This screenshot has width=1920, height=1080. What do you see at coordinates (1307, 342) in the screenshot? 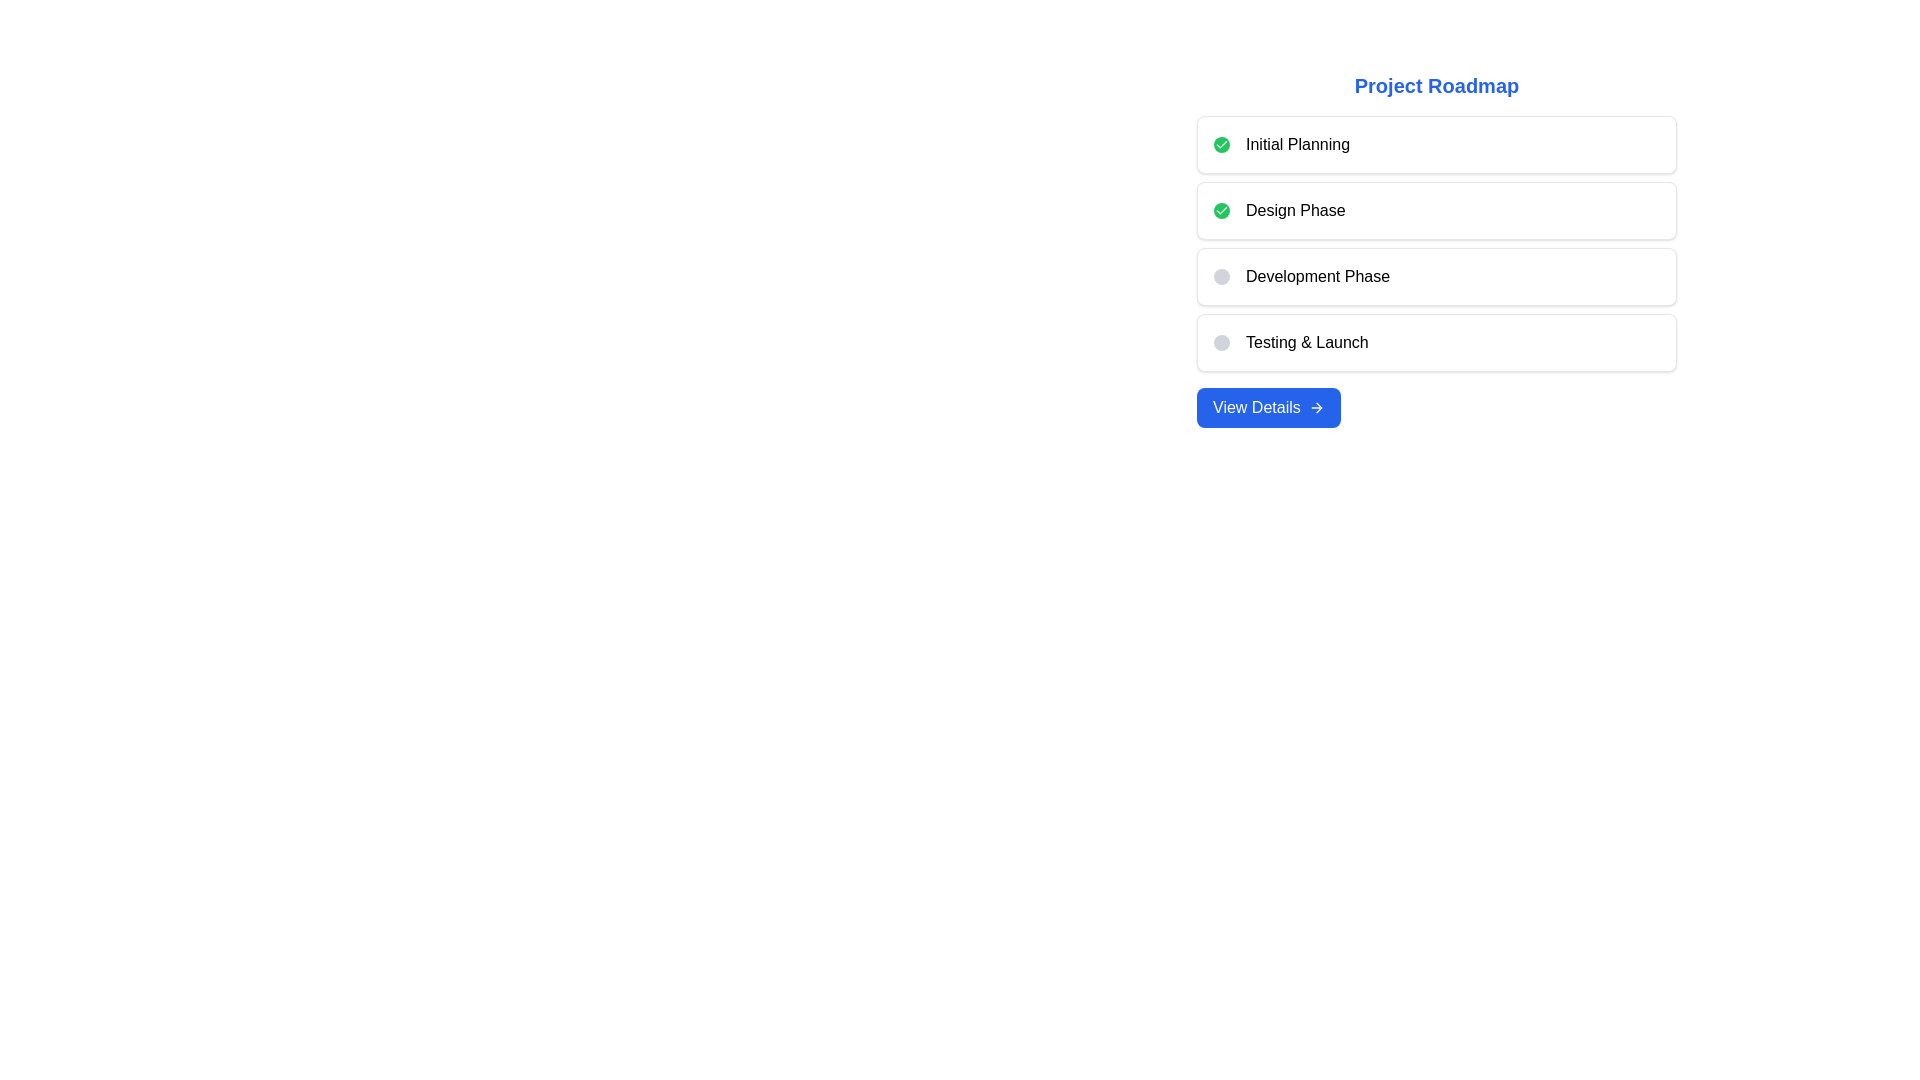
I see `the 'Testing & Launch' phase label in the project roadmap, which is positioned below the 'Development Phase' item and above the 'View Details' button` at bounding box center [1307, 342].